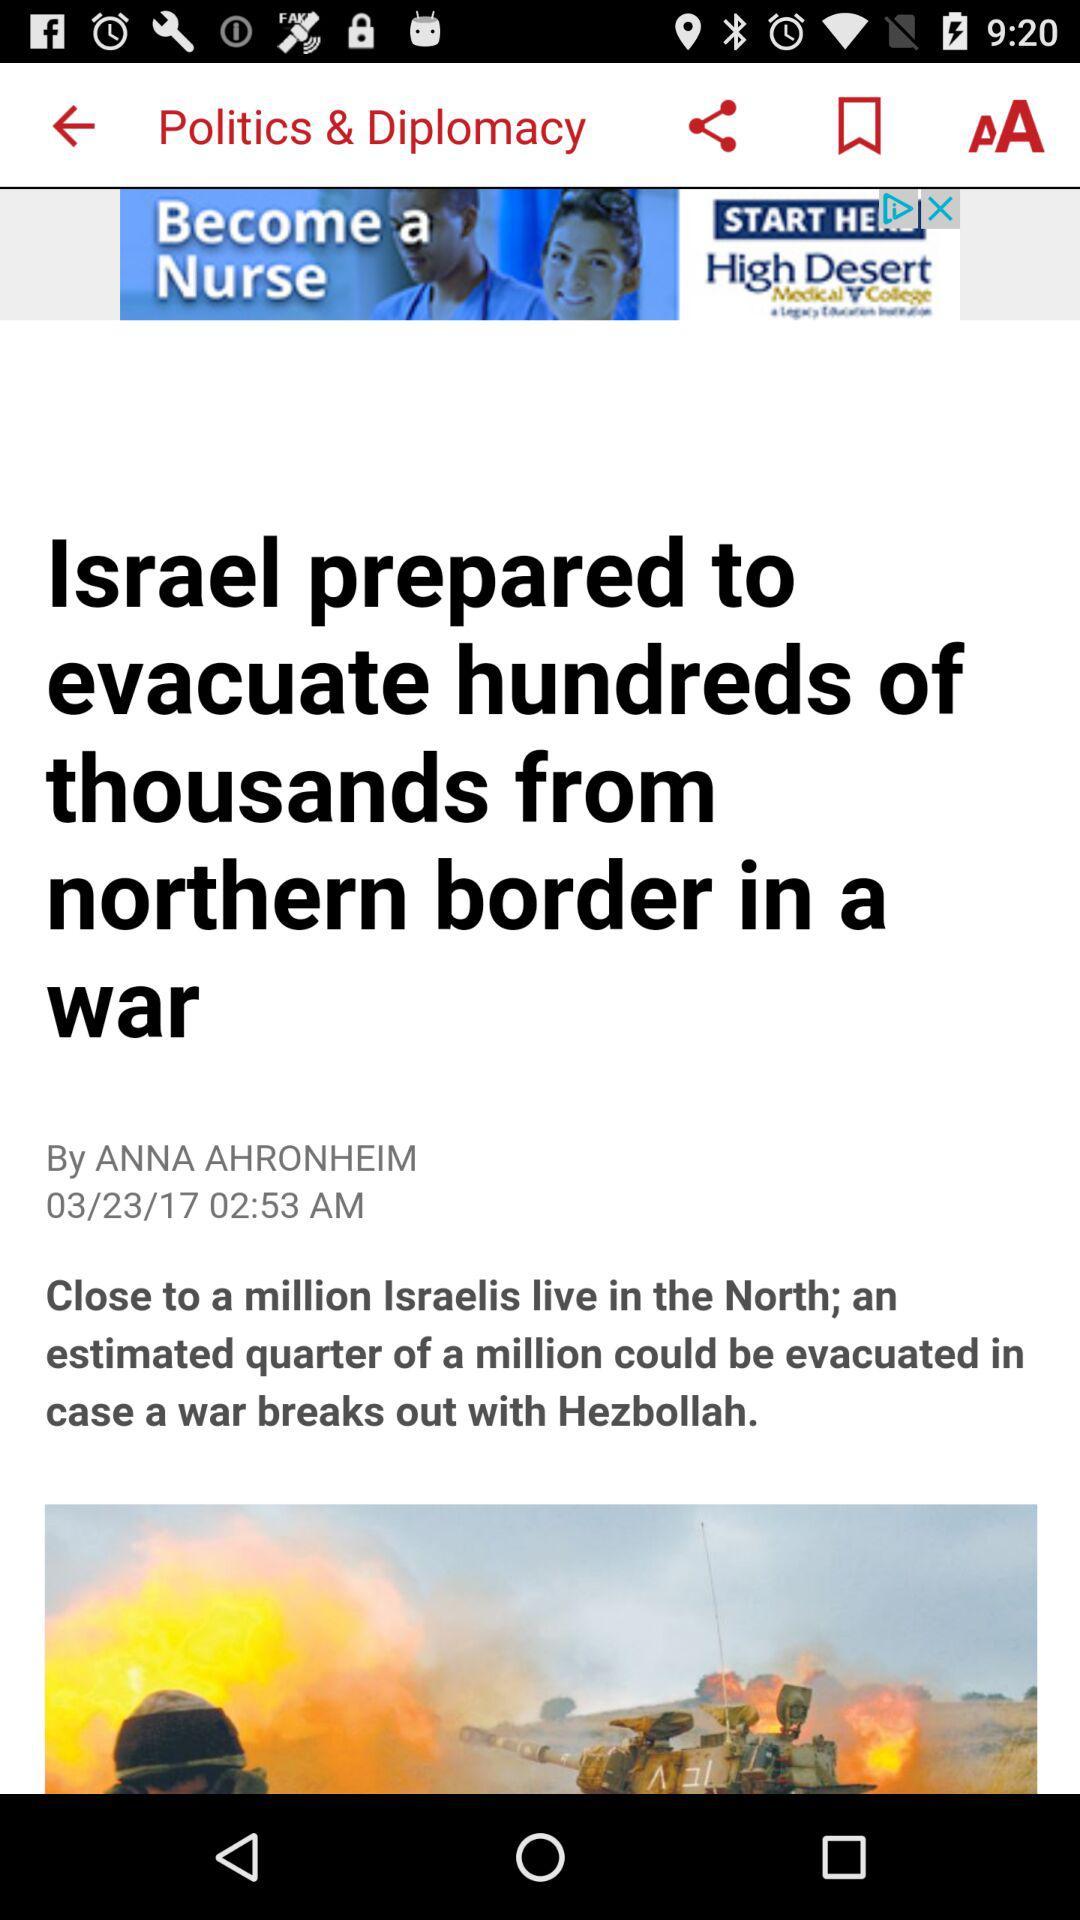 This screenshot has width=1080, height=1920. What do you see at coordinates (858, 124) in the screenshot?
I see `bookmark option` at bounding box center [858, 124].